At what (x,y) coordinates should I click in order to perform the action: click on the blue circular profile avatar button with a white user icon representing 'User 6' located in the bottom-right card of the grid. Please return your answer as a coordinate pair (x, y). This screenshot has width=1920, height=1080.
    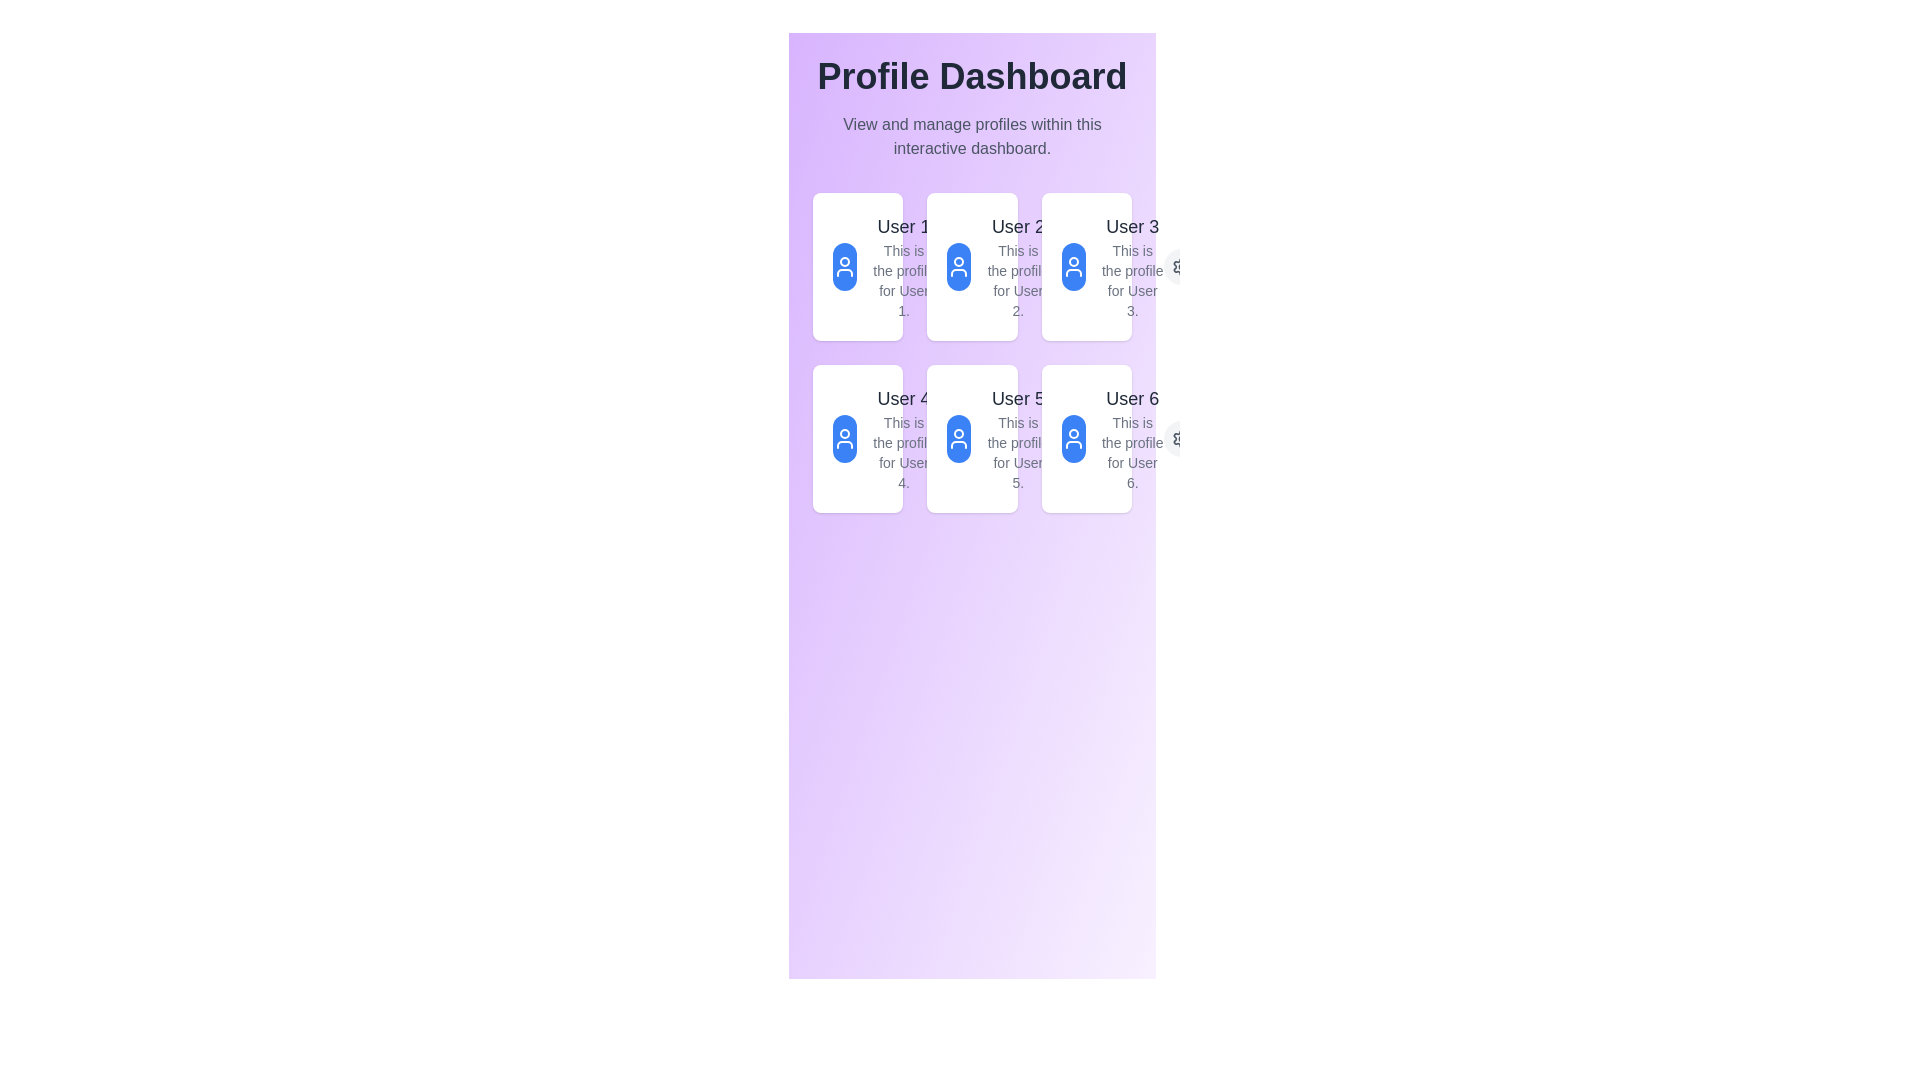
    Looking at the image, I should click on (1072, 438).